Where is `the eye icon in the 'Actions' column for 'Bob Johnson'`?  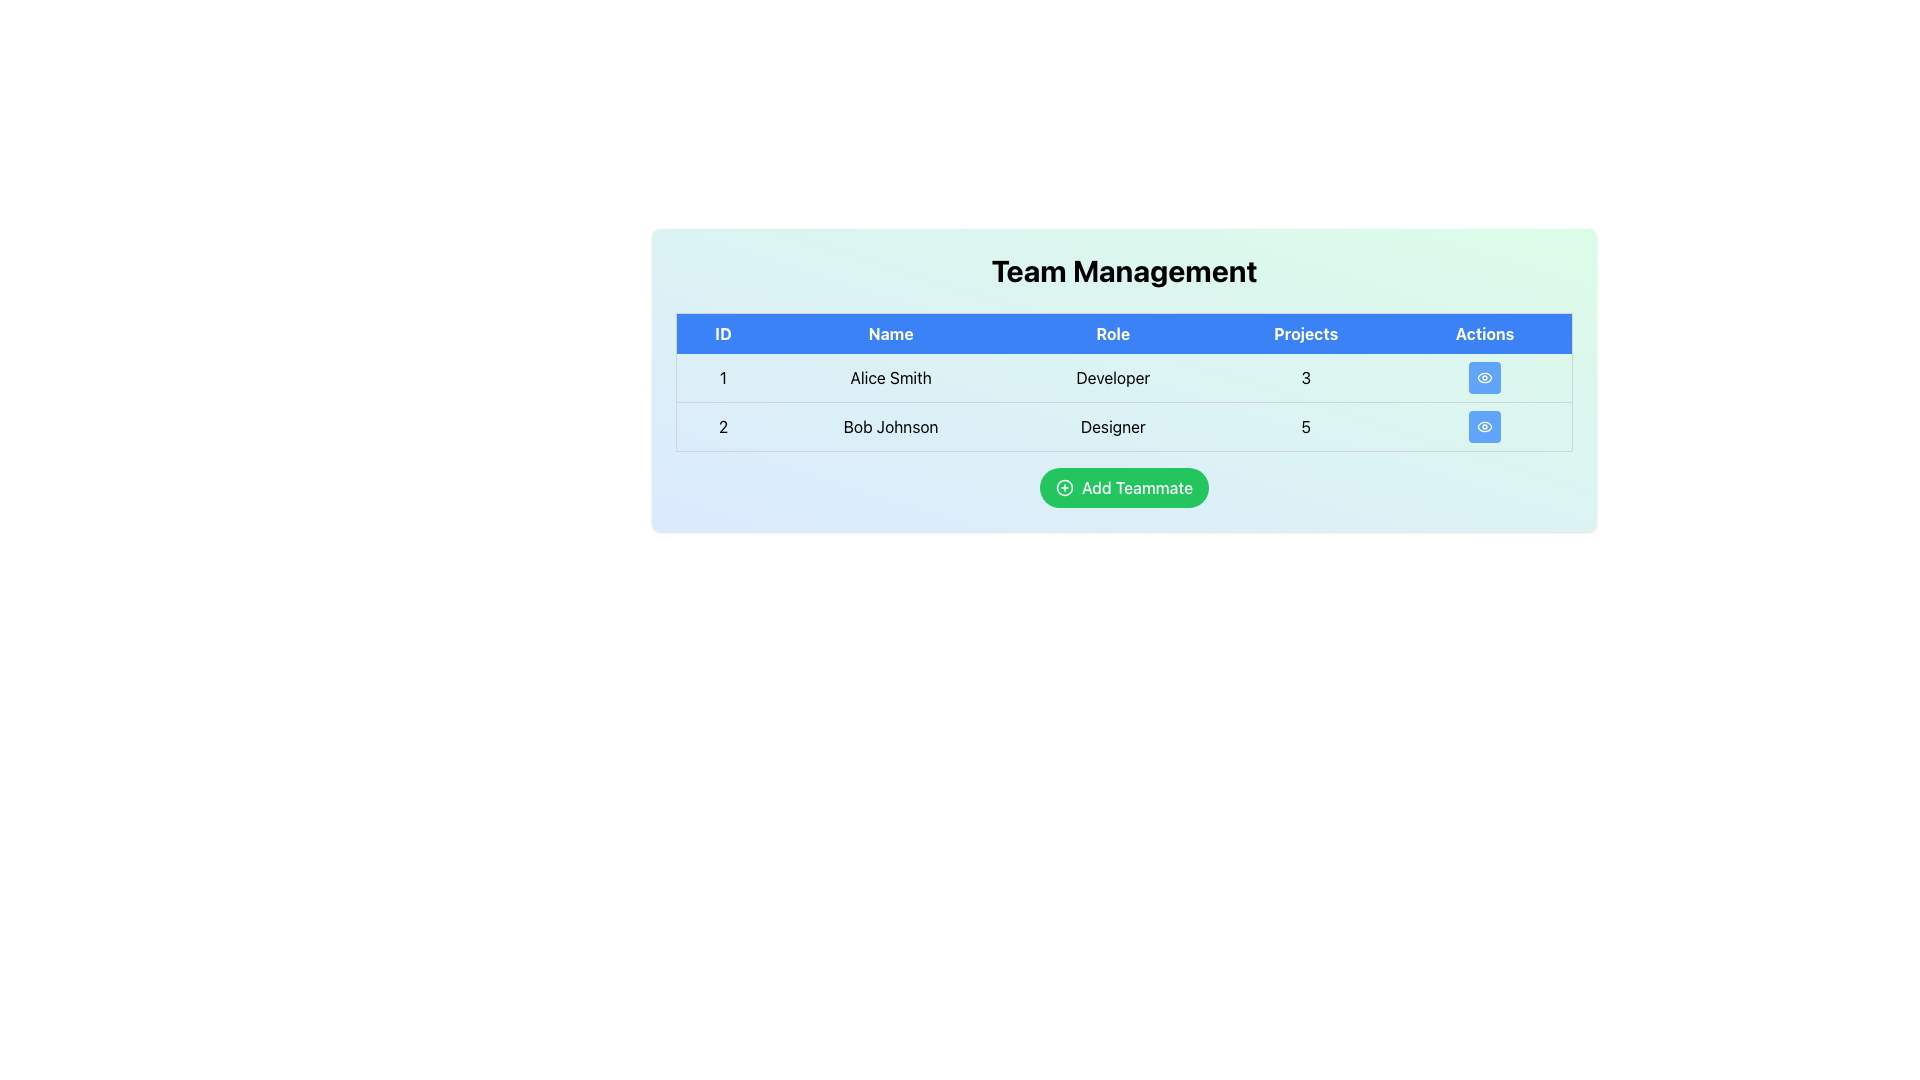 the eye icon in the 'Actions' column for 'Bob Johnson' is located at coordinates (1485, 378).